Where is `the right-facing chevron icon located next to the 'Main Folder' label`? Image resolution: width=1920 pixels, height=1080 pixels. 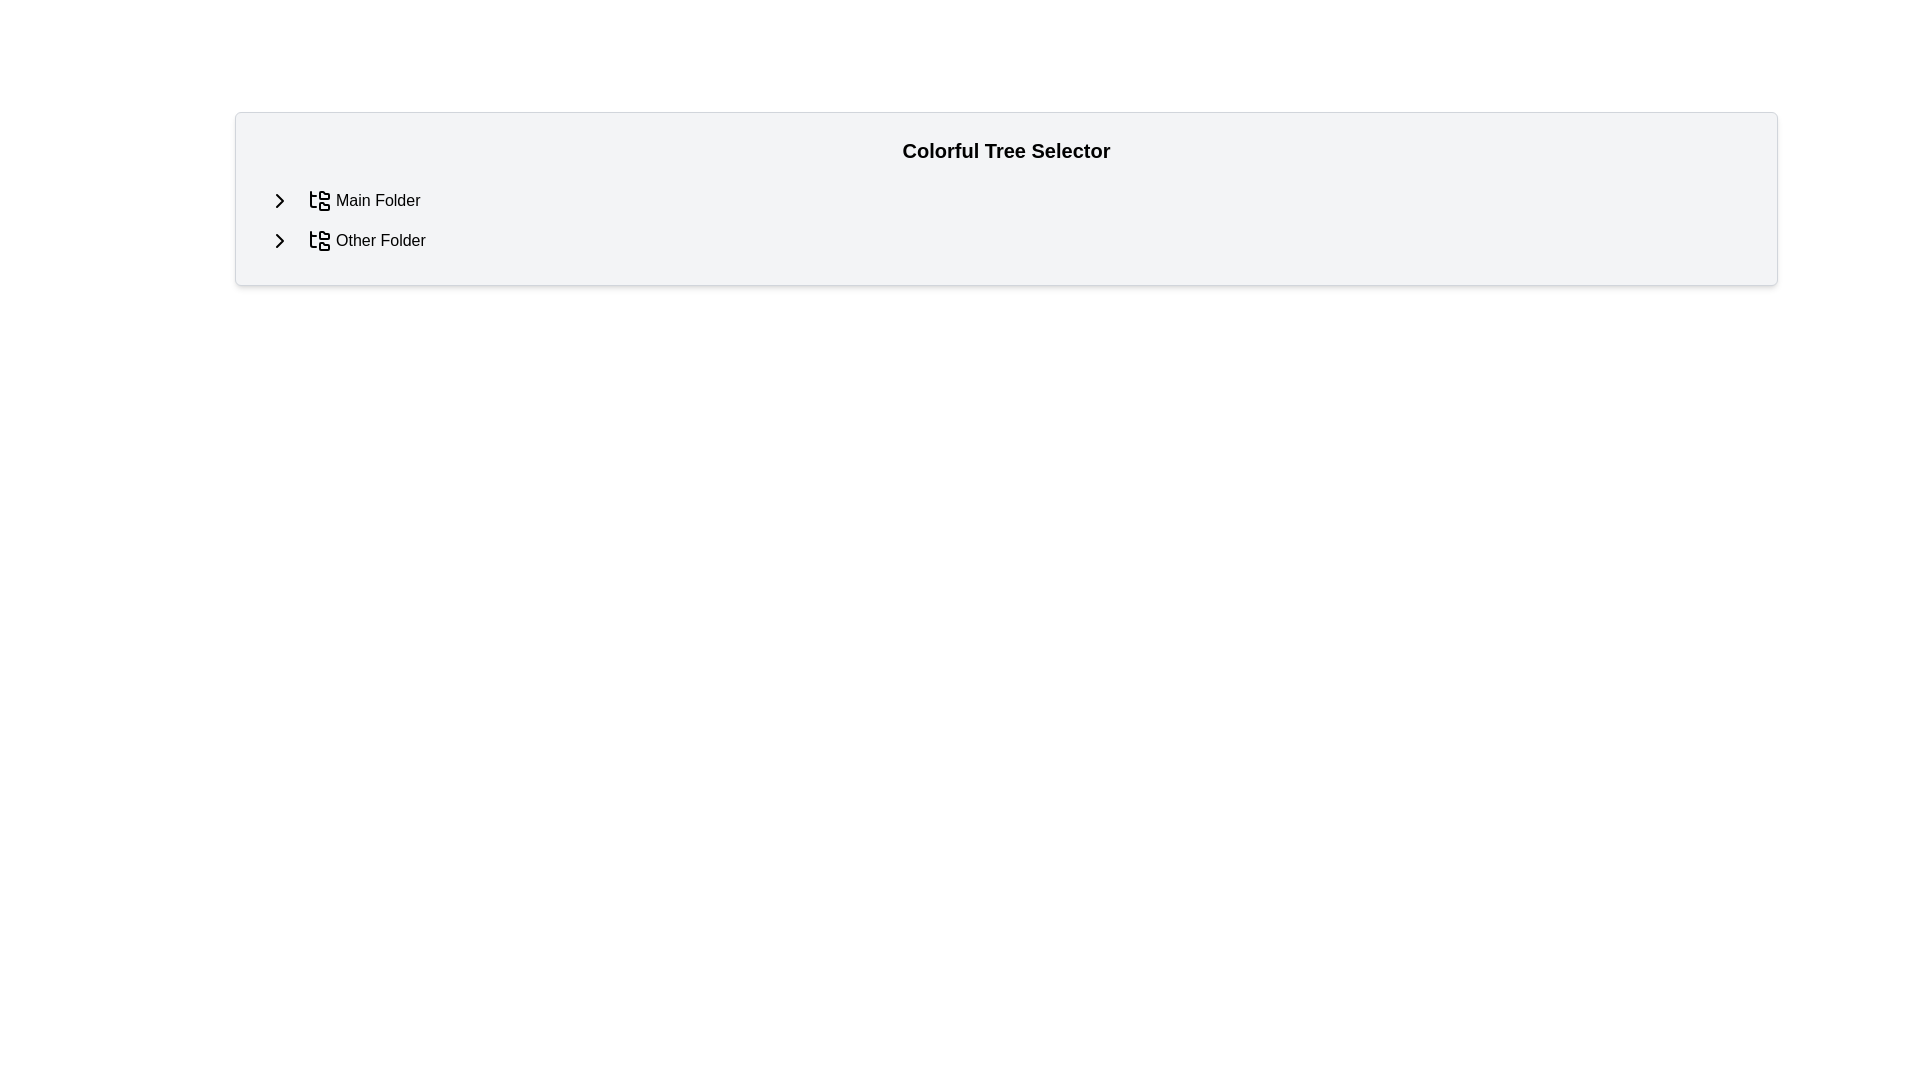 the right-facing chevron icon located next to the 'Main Folder' label is located at coordinates (278, 200).